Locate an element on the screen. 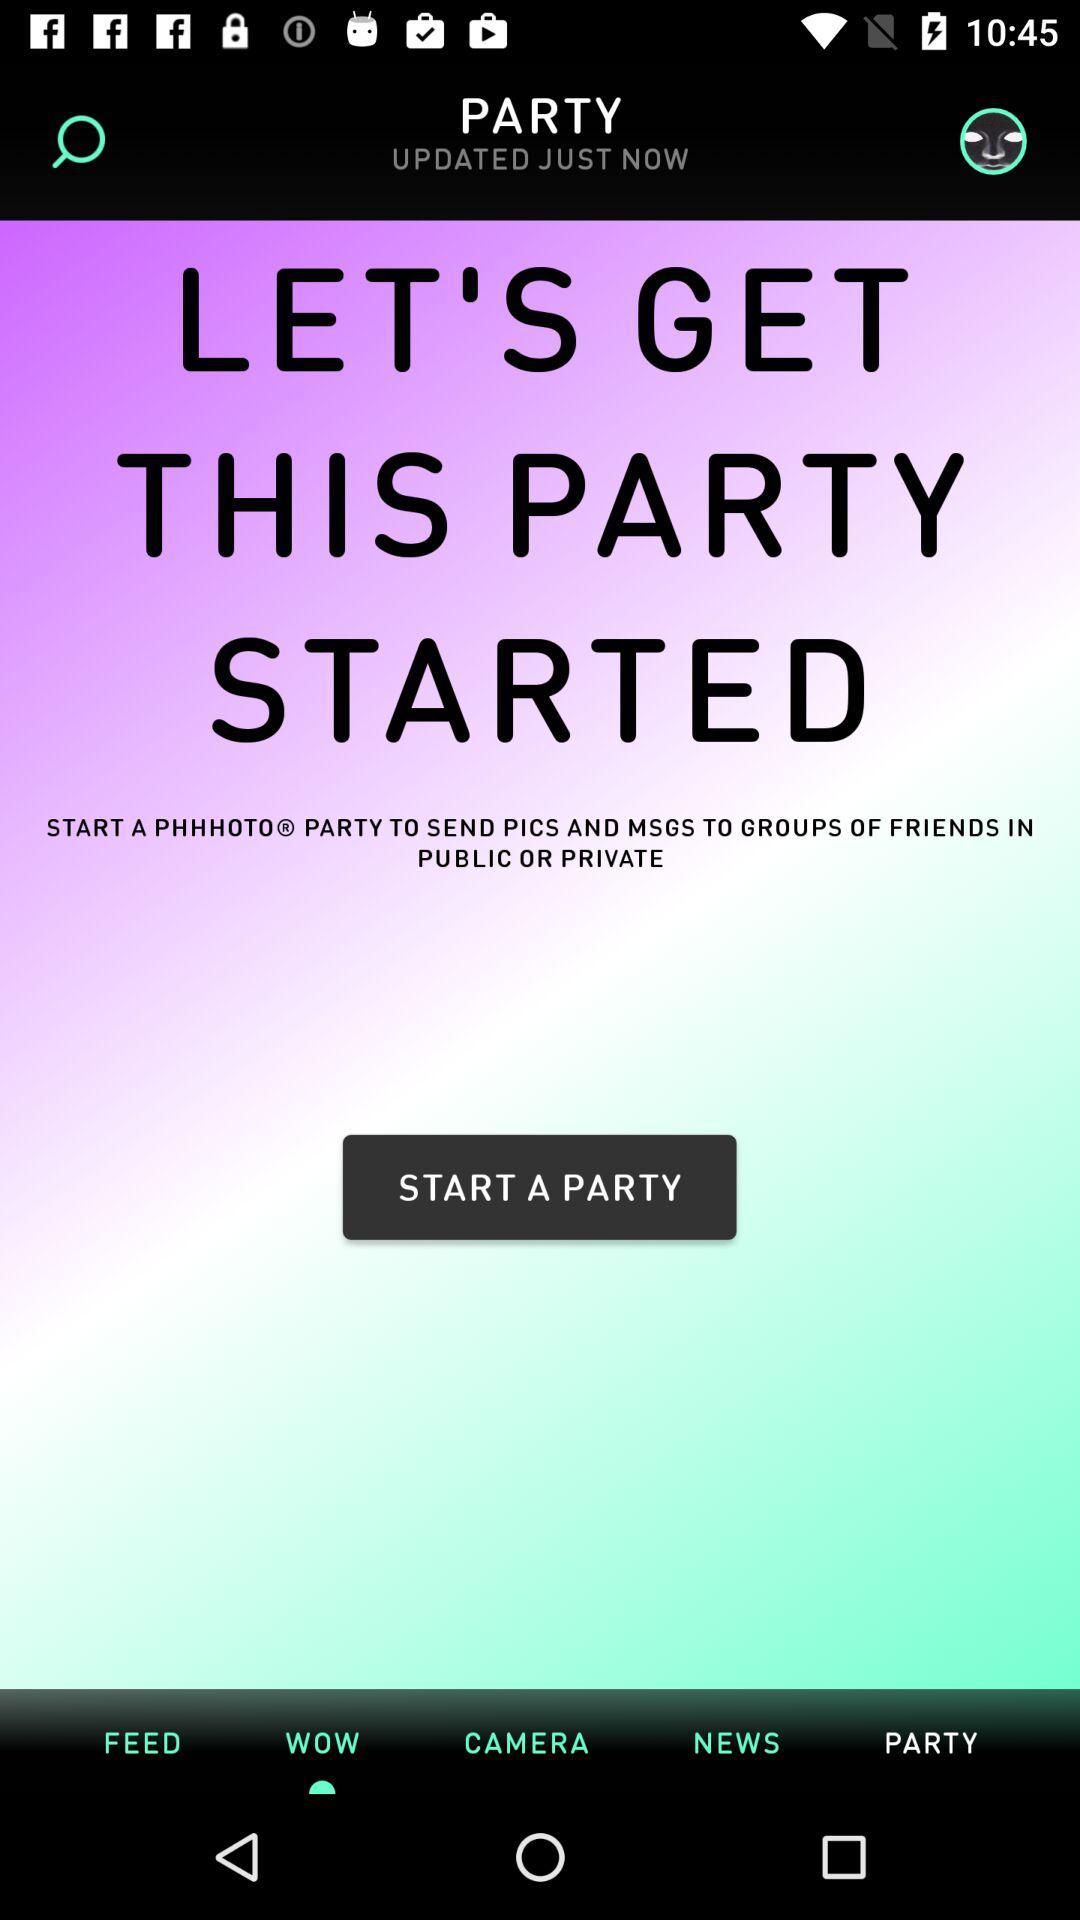 The width and height of the screenshot is (1080, 1920). the icon next to the updated just now is located at coordinates (84, 140).